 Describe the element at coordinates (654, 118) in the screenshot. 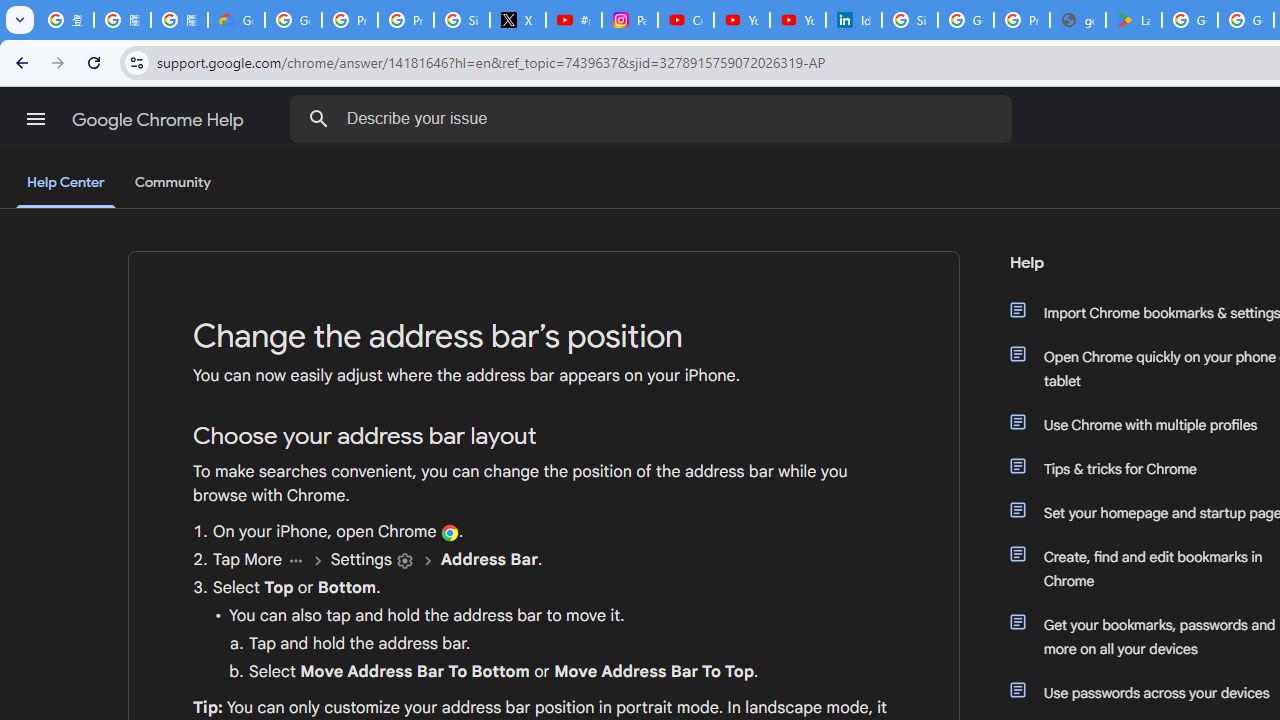

I see `'Describe your issue'` at that location.